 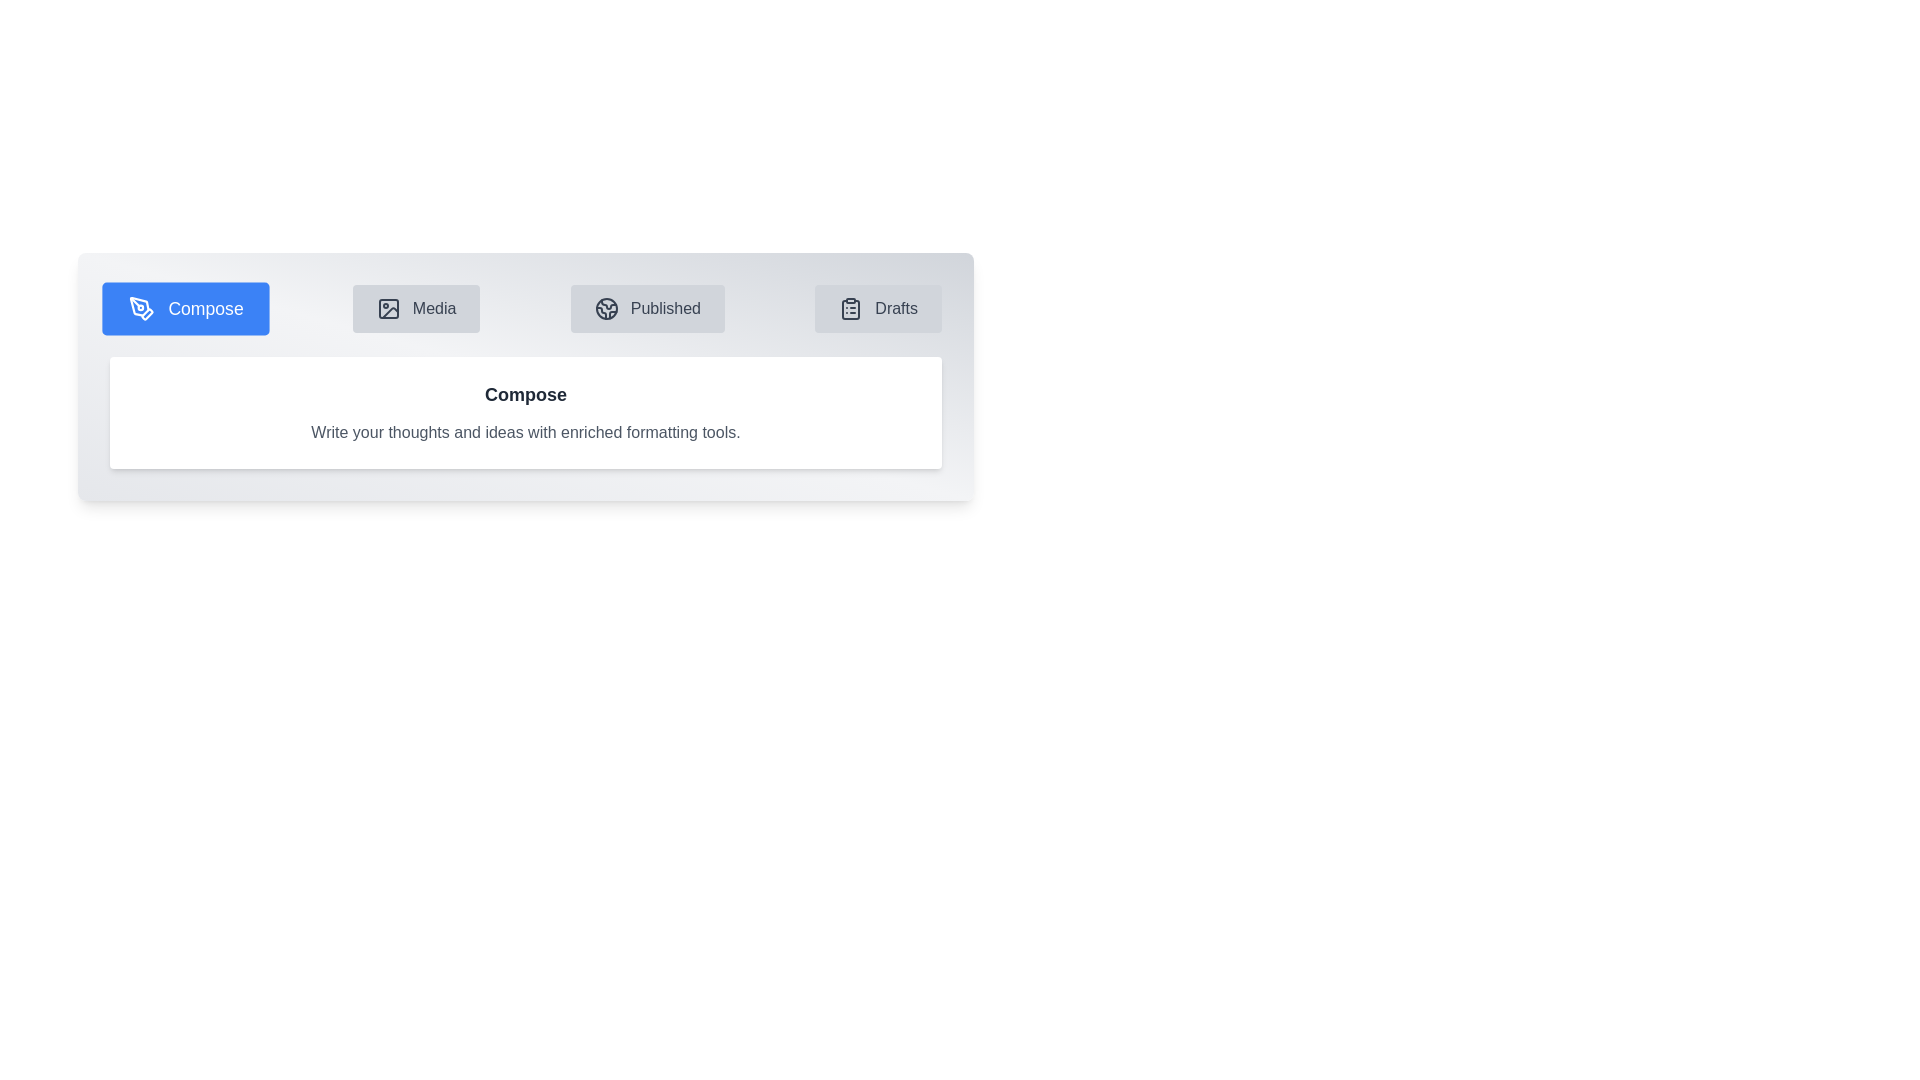 What do you see at coordinates (415, 308) in the screenshot?
I see `the Media tab to observe its visual state change` at bounding box center [415, 308].